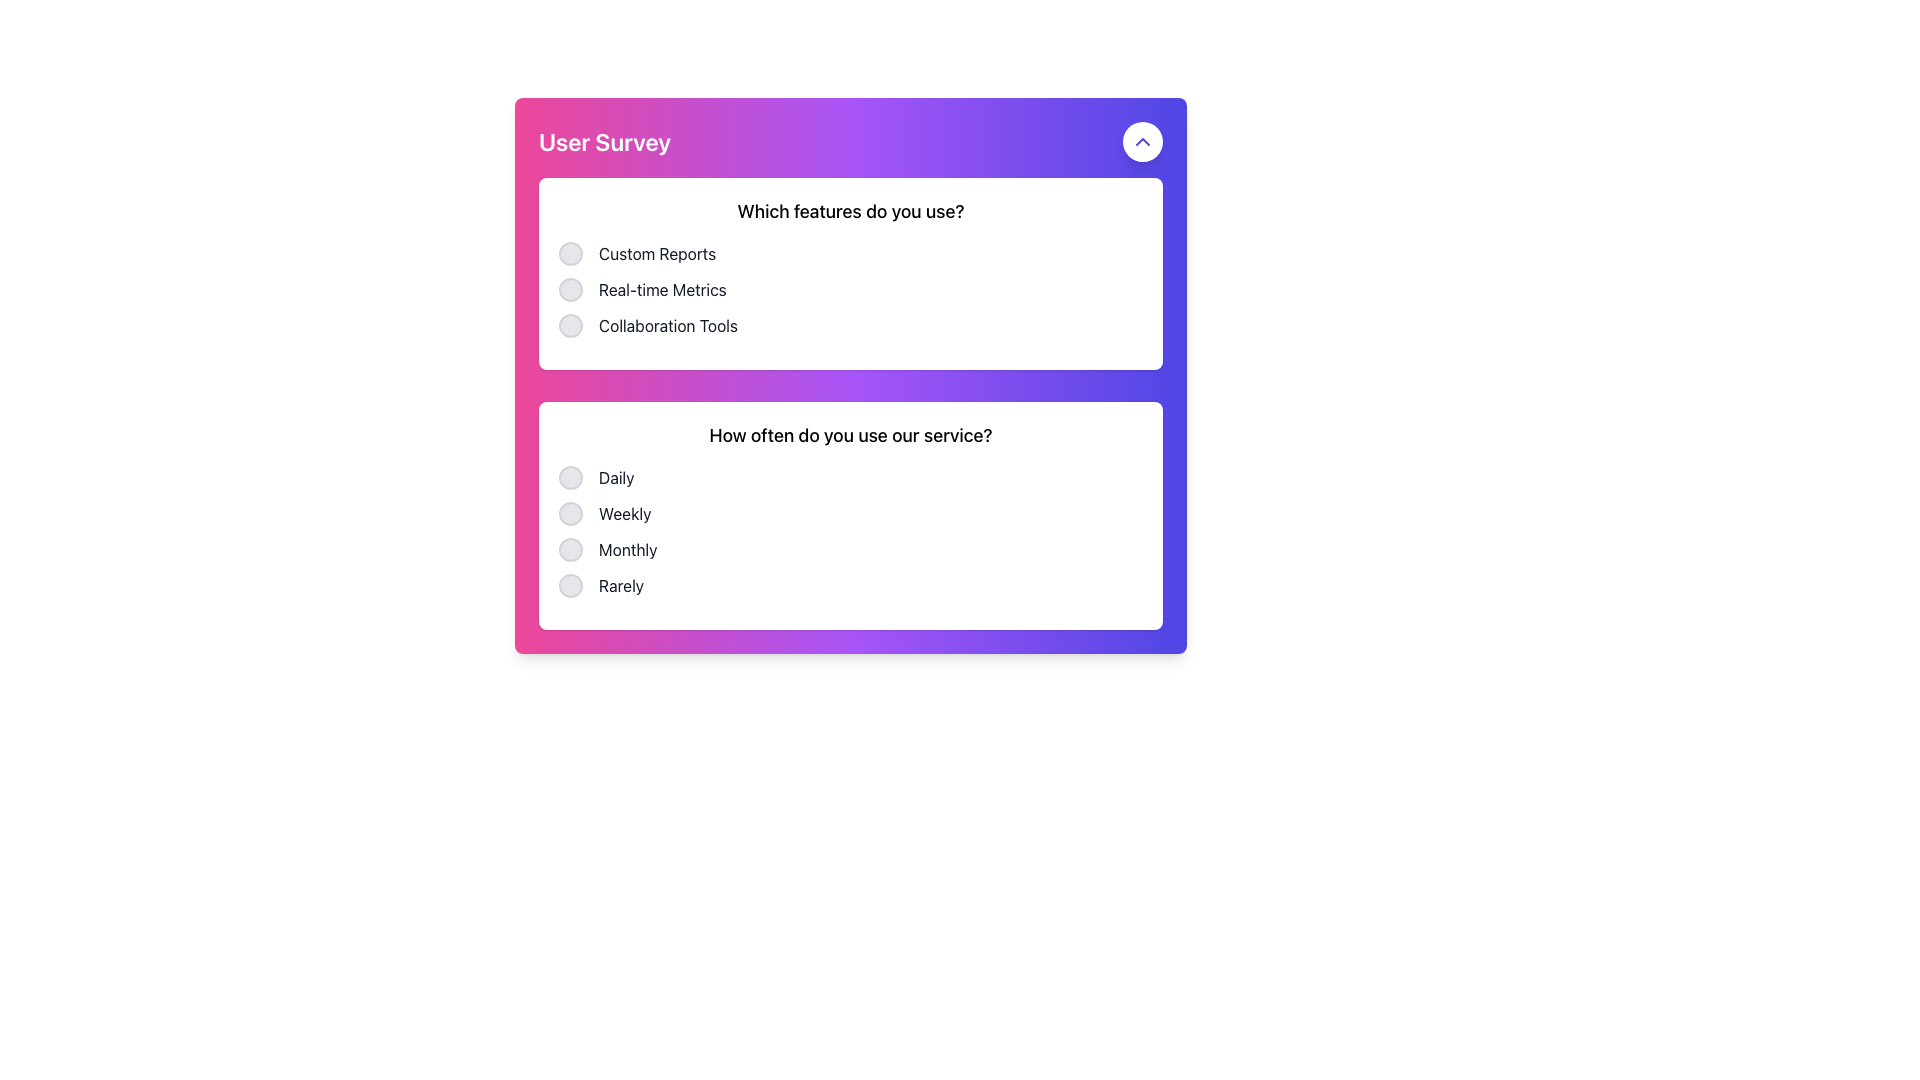 Image resolution: width=1920 pixels, height=1080 pixels. What do you see at coordinates (850, 289) in the screenshot?
I see `the circular widget of the 'Real-time Metrics' option in the survey card titled 'Which features do you use?'` at bounding box center [850, 289].